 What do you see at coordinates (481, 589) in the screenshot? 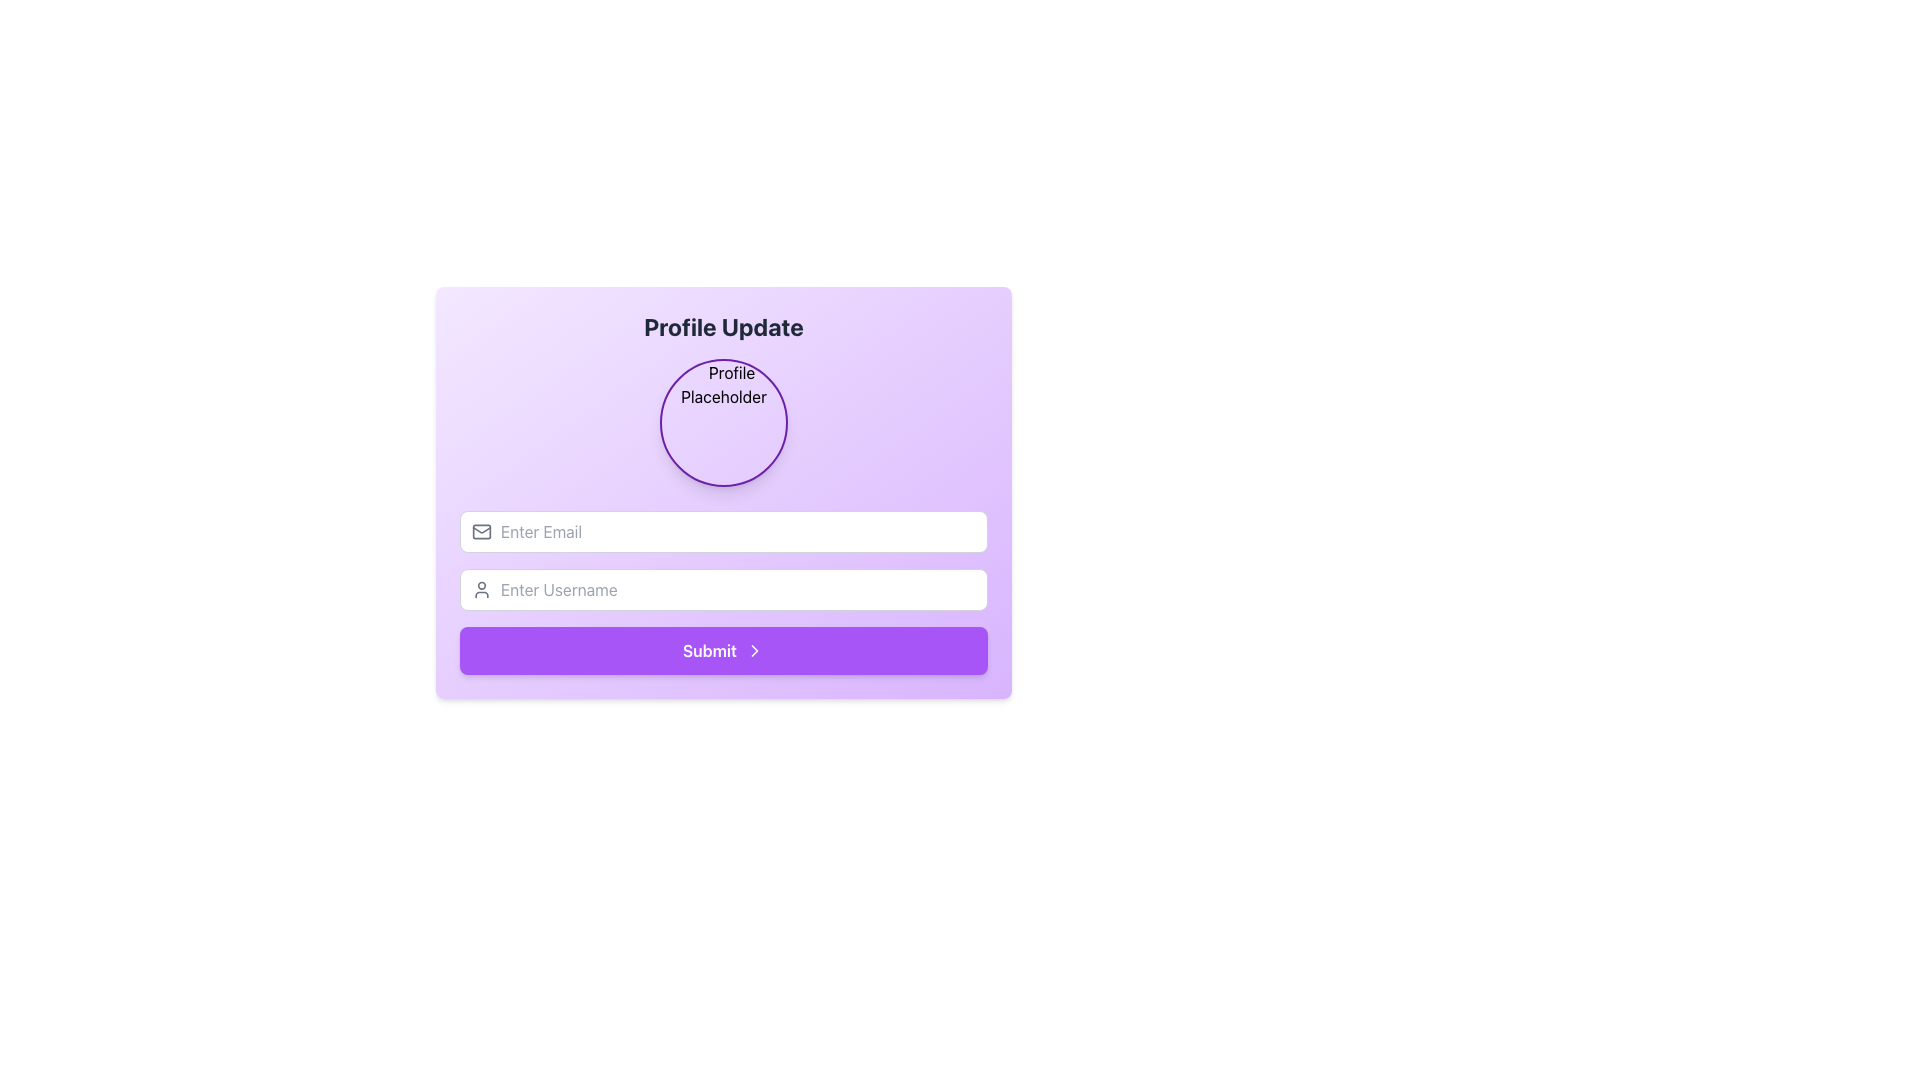
I see `the username input icon which is positioned to the left inside the username input field, accompanying the placeholder text 'Enter Username'` at bounding box center [481, 589].